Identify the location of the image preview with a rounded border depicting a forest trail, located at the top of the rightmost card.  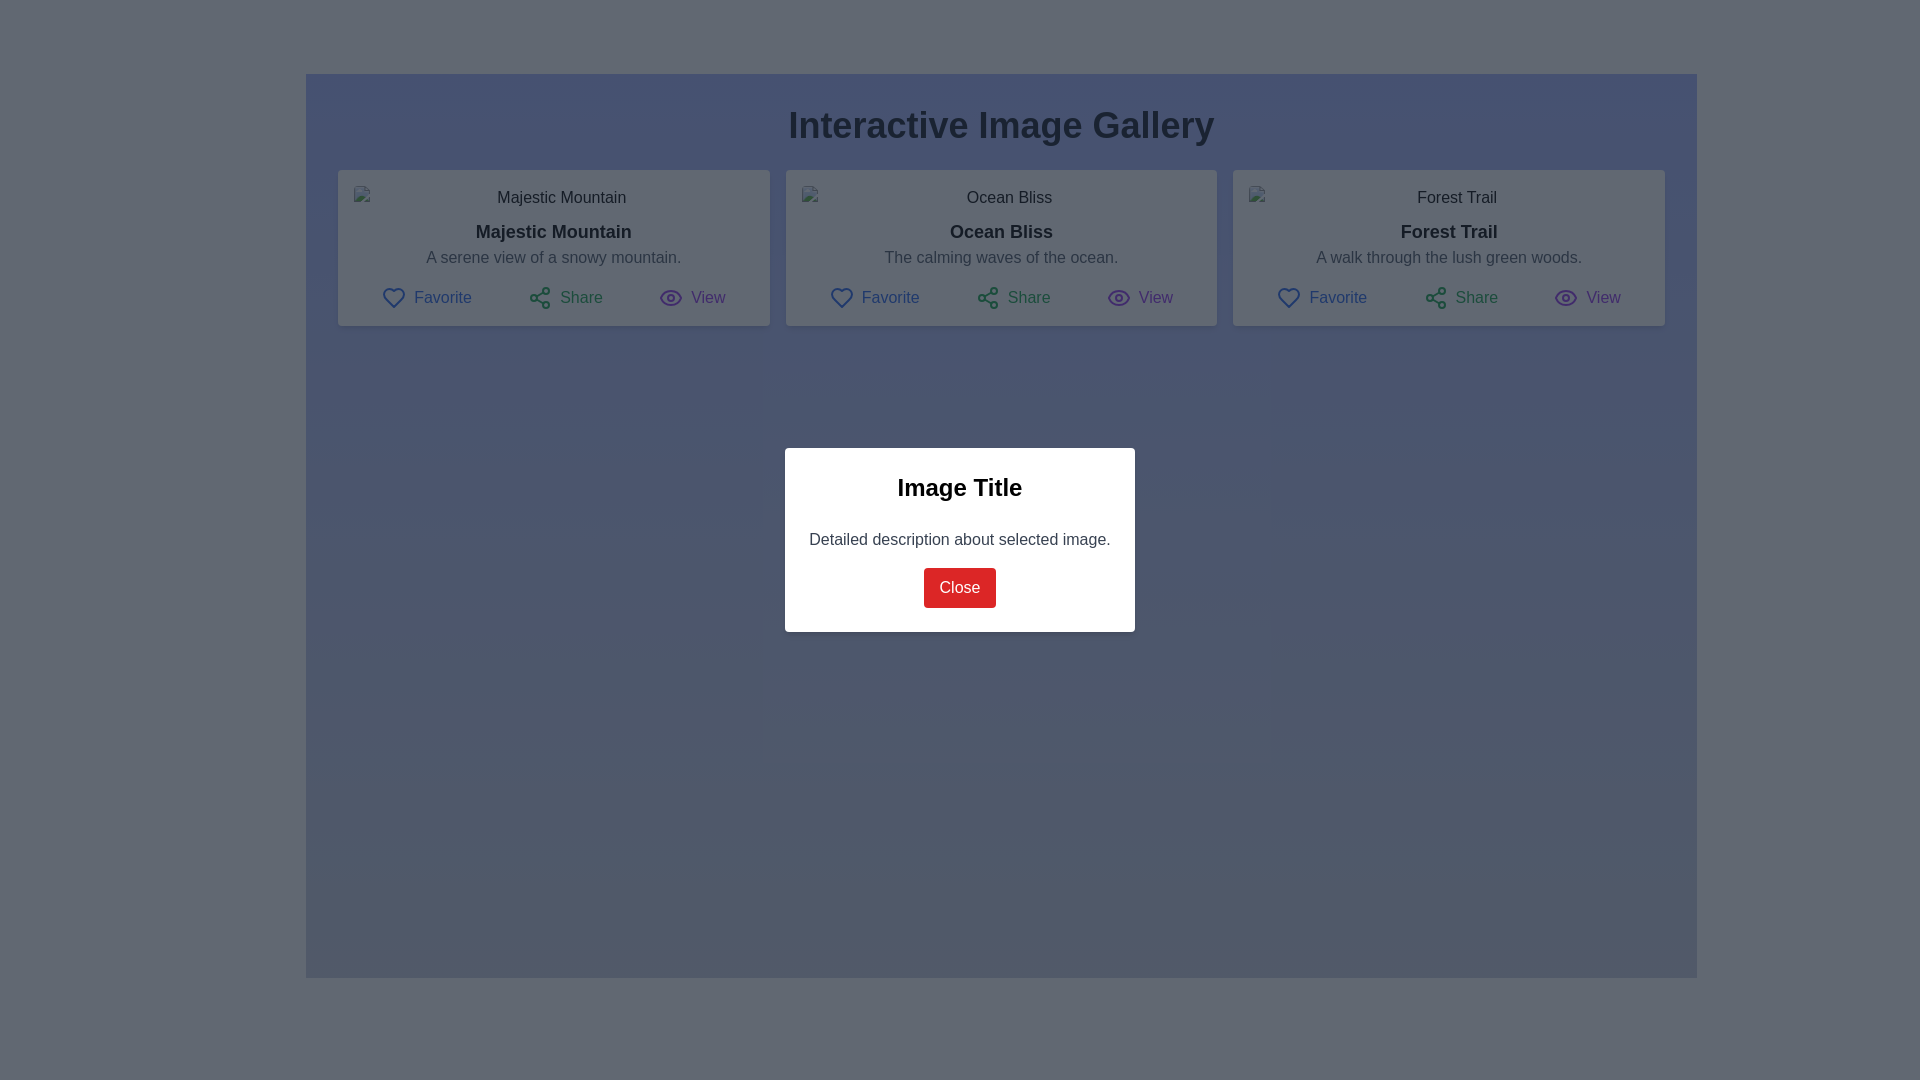
(1449, 197).